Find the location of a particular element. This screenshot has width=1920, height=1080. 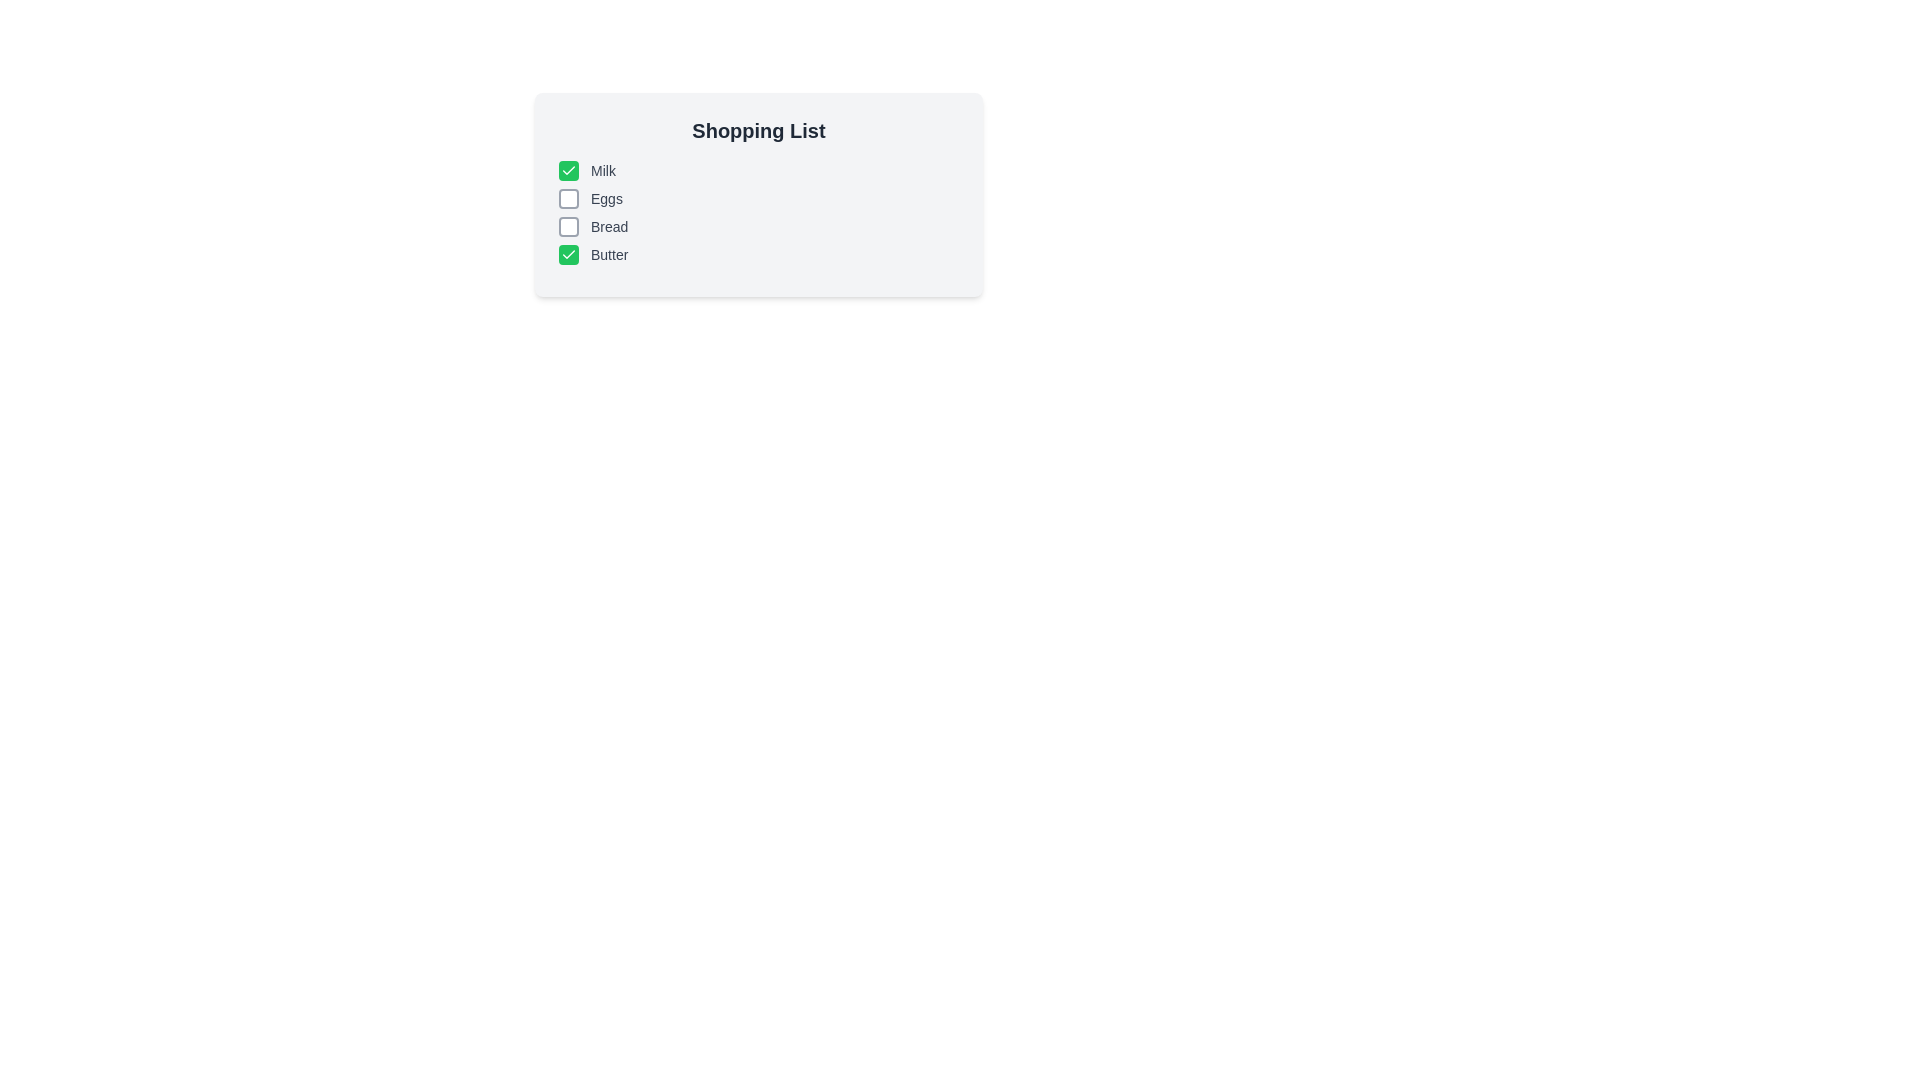

the checkbox for 'Bread' to toggle its state is located at coordinates (568, 226).